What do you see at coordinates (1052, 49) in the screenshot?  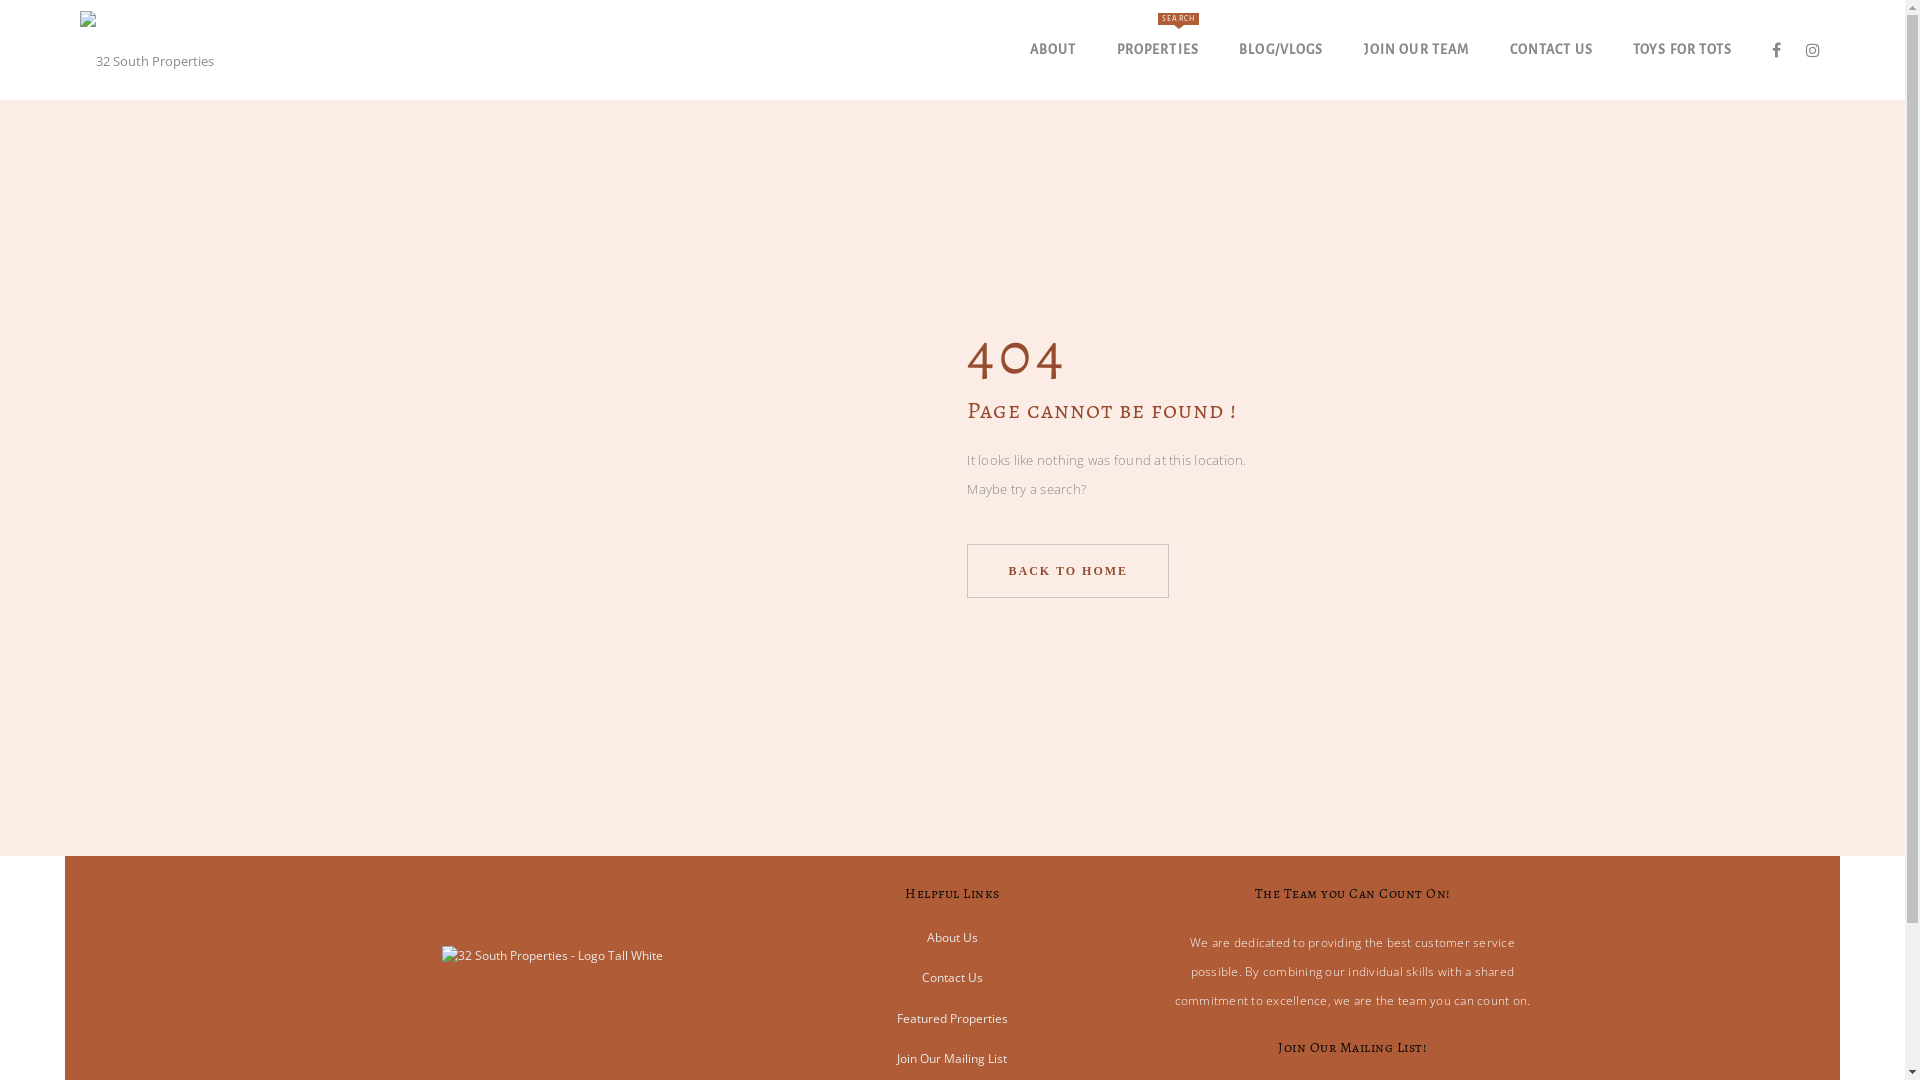 I see `'ABOUT'` at bounding box center [1052, 49].